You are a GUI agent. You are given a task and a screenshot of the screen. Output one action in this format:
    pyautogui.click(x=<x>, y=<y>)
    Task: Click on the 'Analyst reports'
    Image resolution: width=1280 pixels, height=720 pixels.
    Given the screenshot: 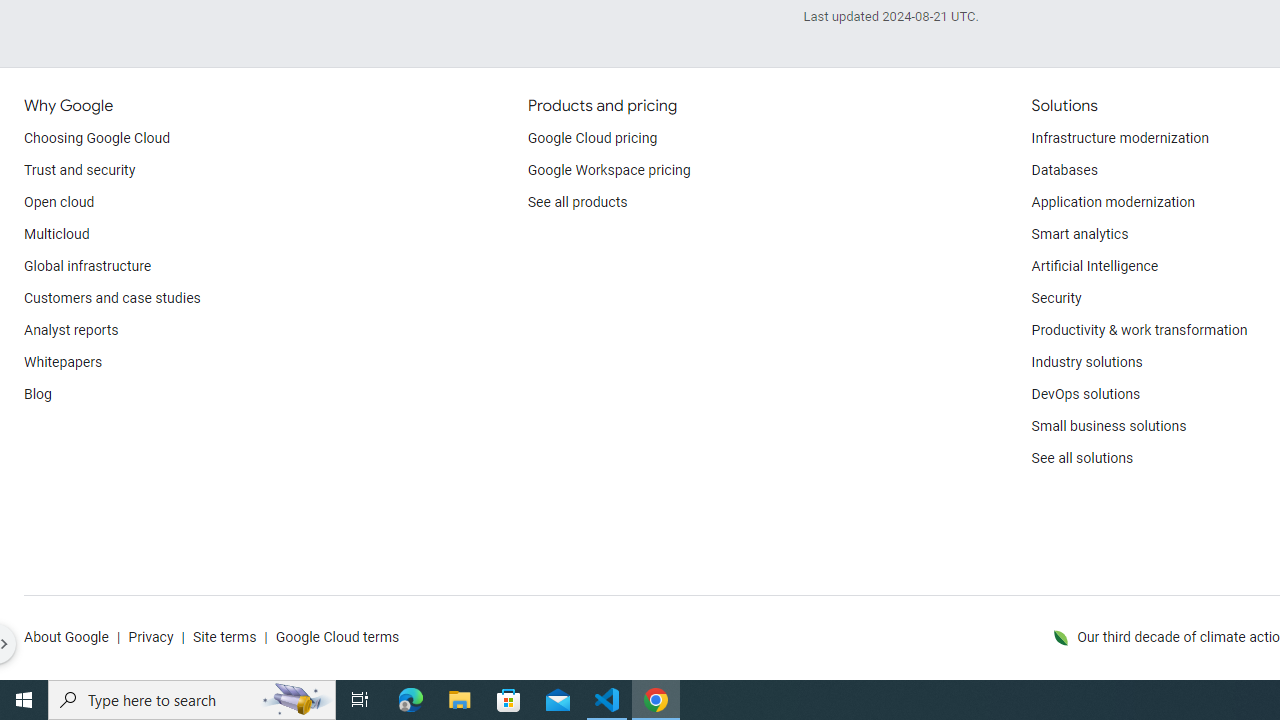 What is the action you would take?
    pyautogui.click(x=71, y=330)
    